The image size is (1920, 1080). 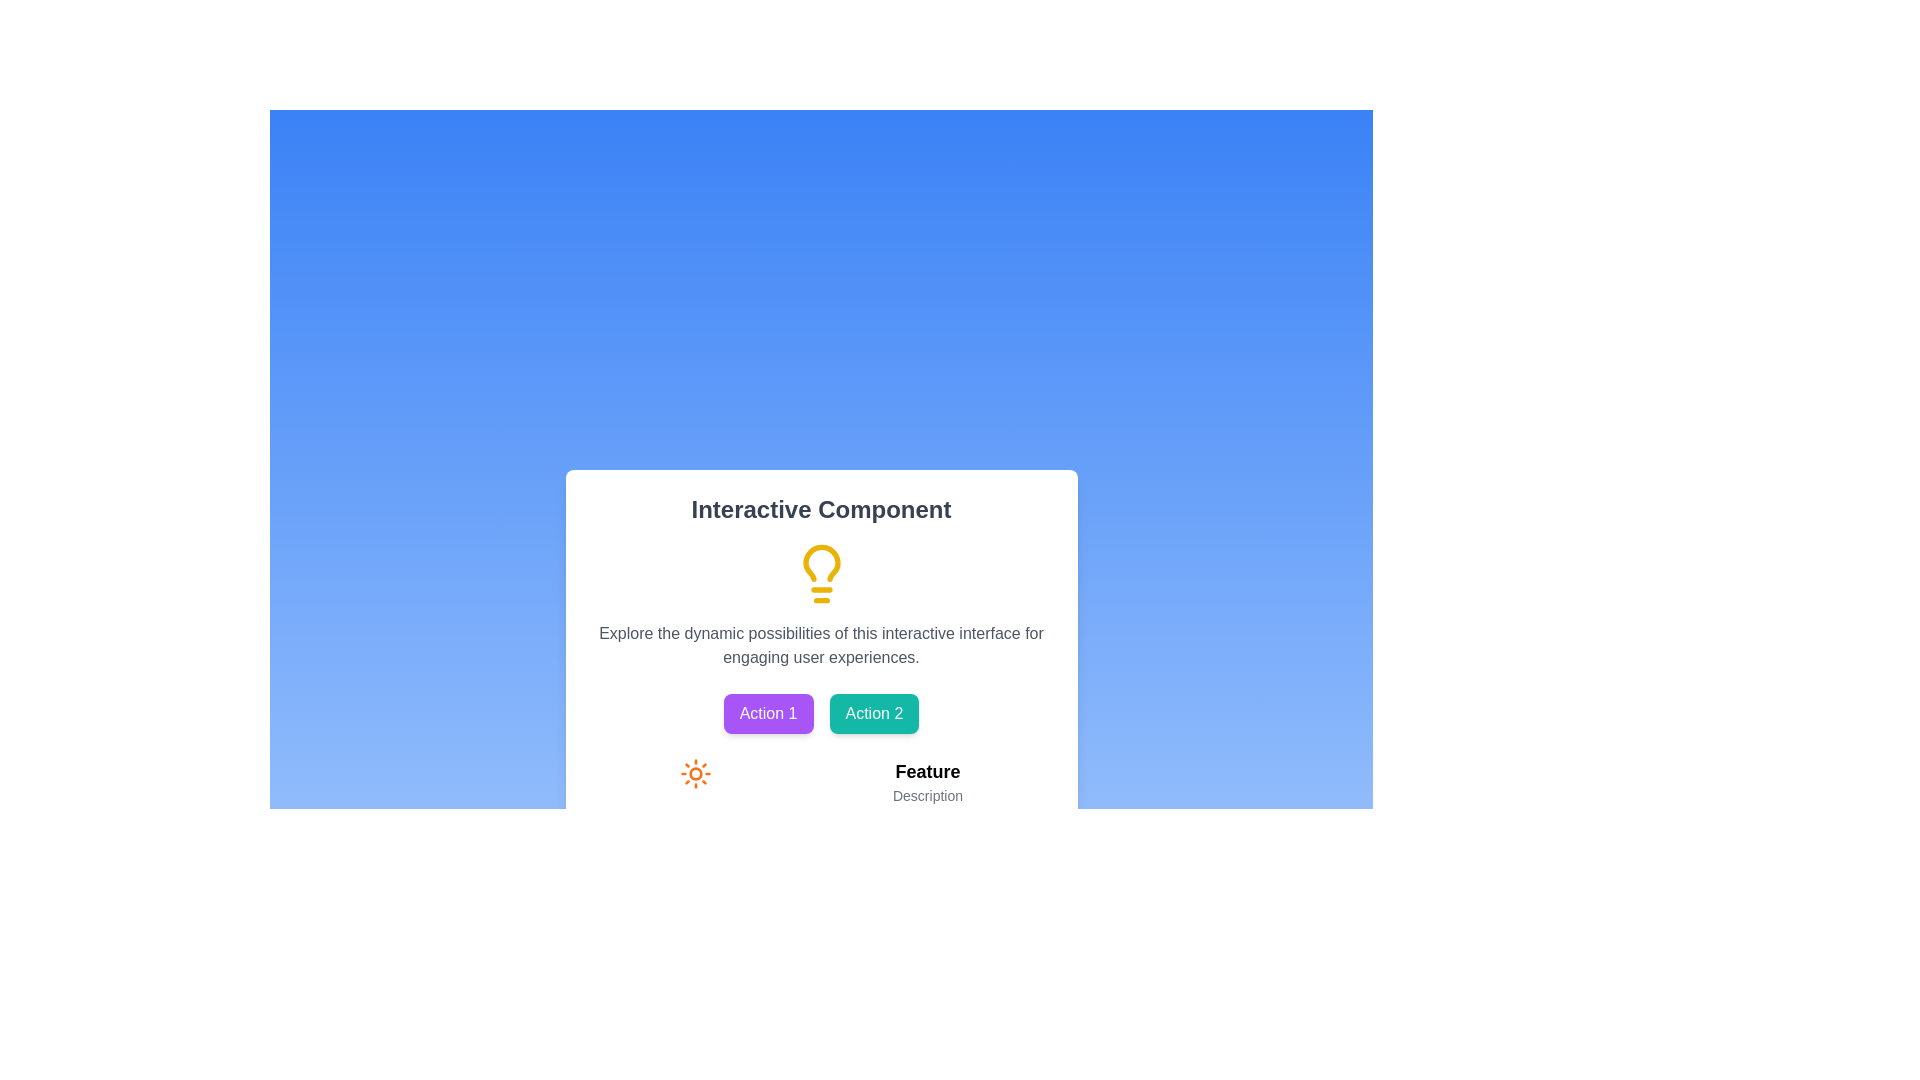 What do you see at coordinates (696, 773) in the screenshot?
I see `the central circle of the decorative sun icon located in the lower portion of the panel, to the left of the 'Feature Description' label` at bounding box center [696, 773].